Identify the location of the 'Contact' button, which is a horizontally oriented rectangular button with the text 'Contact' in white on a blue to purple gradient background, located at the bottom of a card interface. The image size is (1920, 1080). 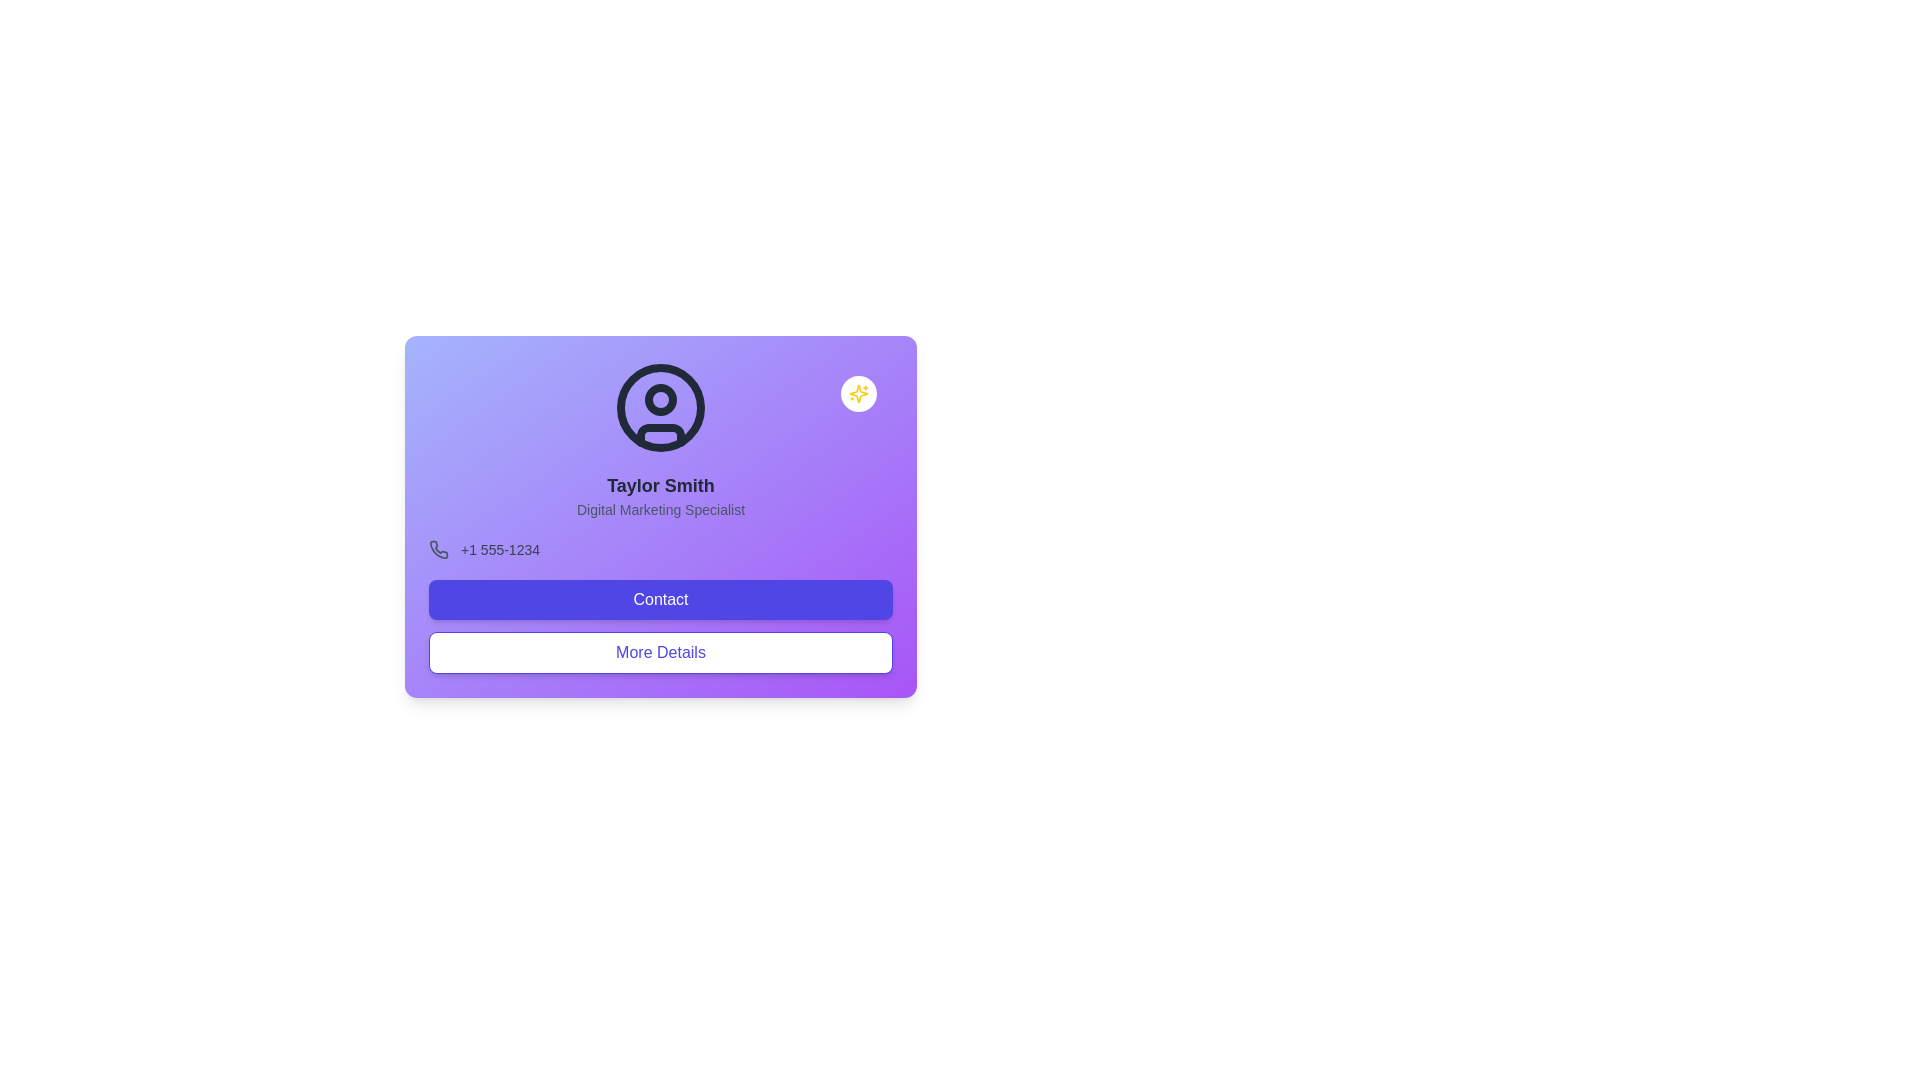
(661, 626).